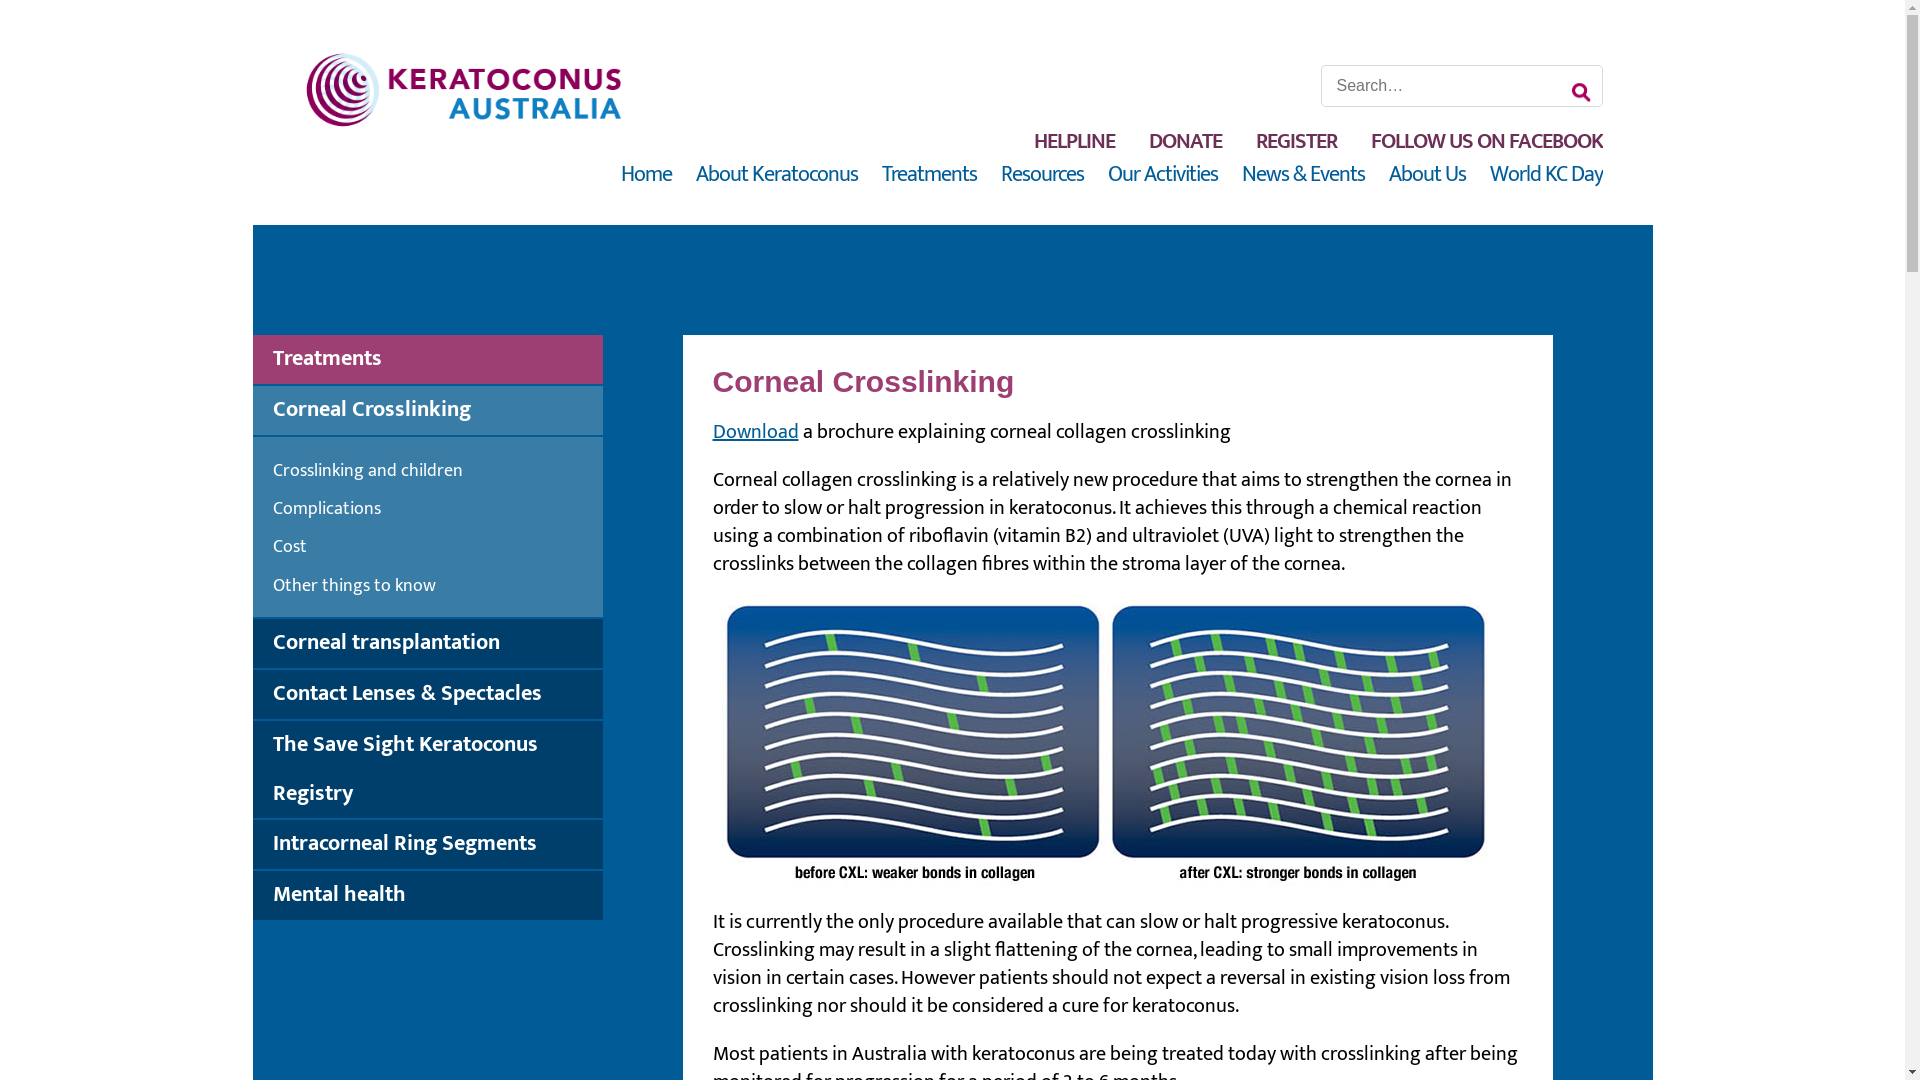  What do you see at coordinates (1368, 140) in the screenshot?
I see `'FOLLOW US ON FACEBOOK'` at bounding box center [1368, 140].